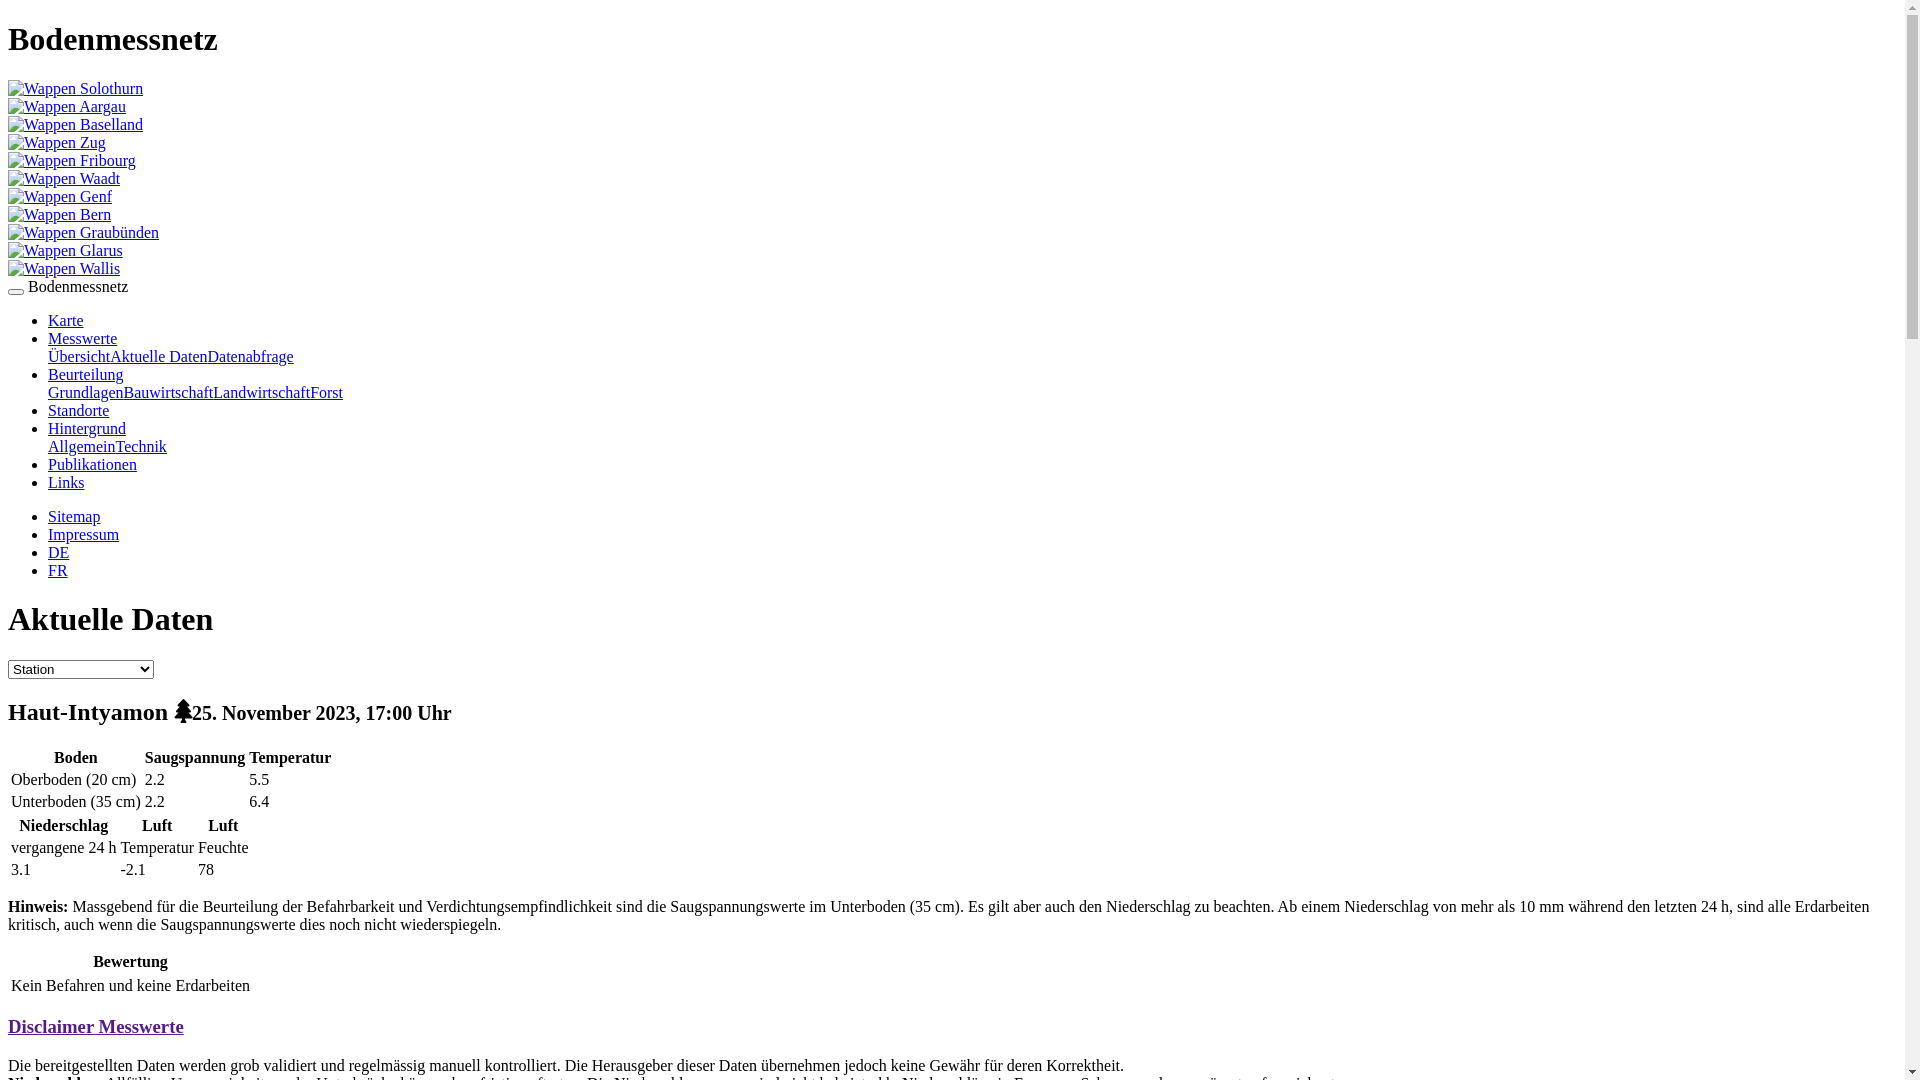  What do you see at coordinates (95, 1026) in the screenshot?
I see `'Disclaimer Messwerte'` at bounding box center [95, 1026].